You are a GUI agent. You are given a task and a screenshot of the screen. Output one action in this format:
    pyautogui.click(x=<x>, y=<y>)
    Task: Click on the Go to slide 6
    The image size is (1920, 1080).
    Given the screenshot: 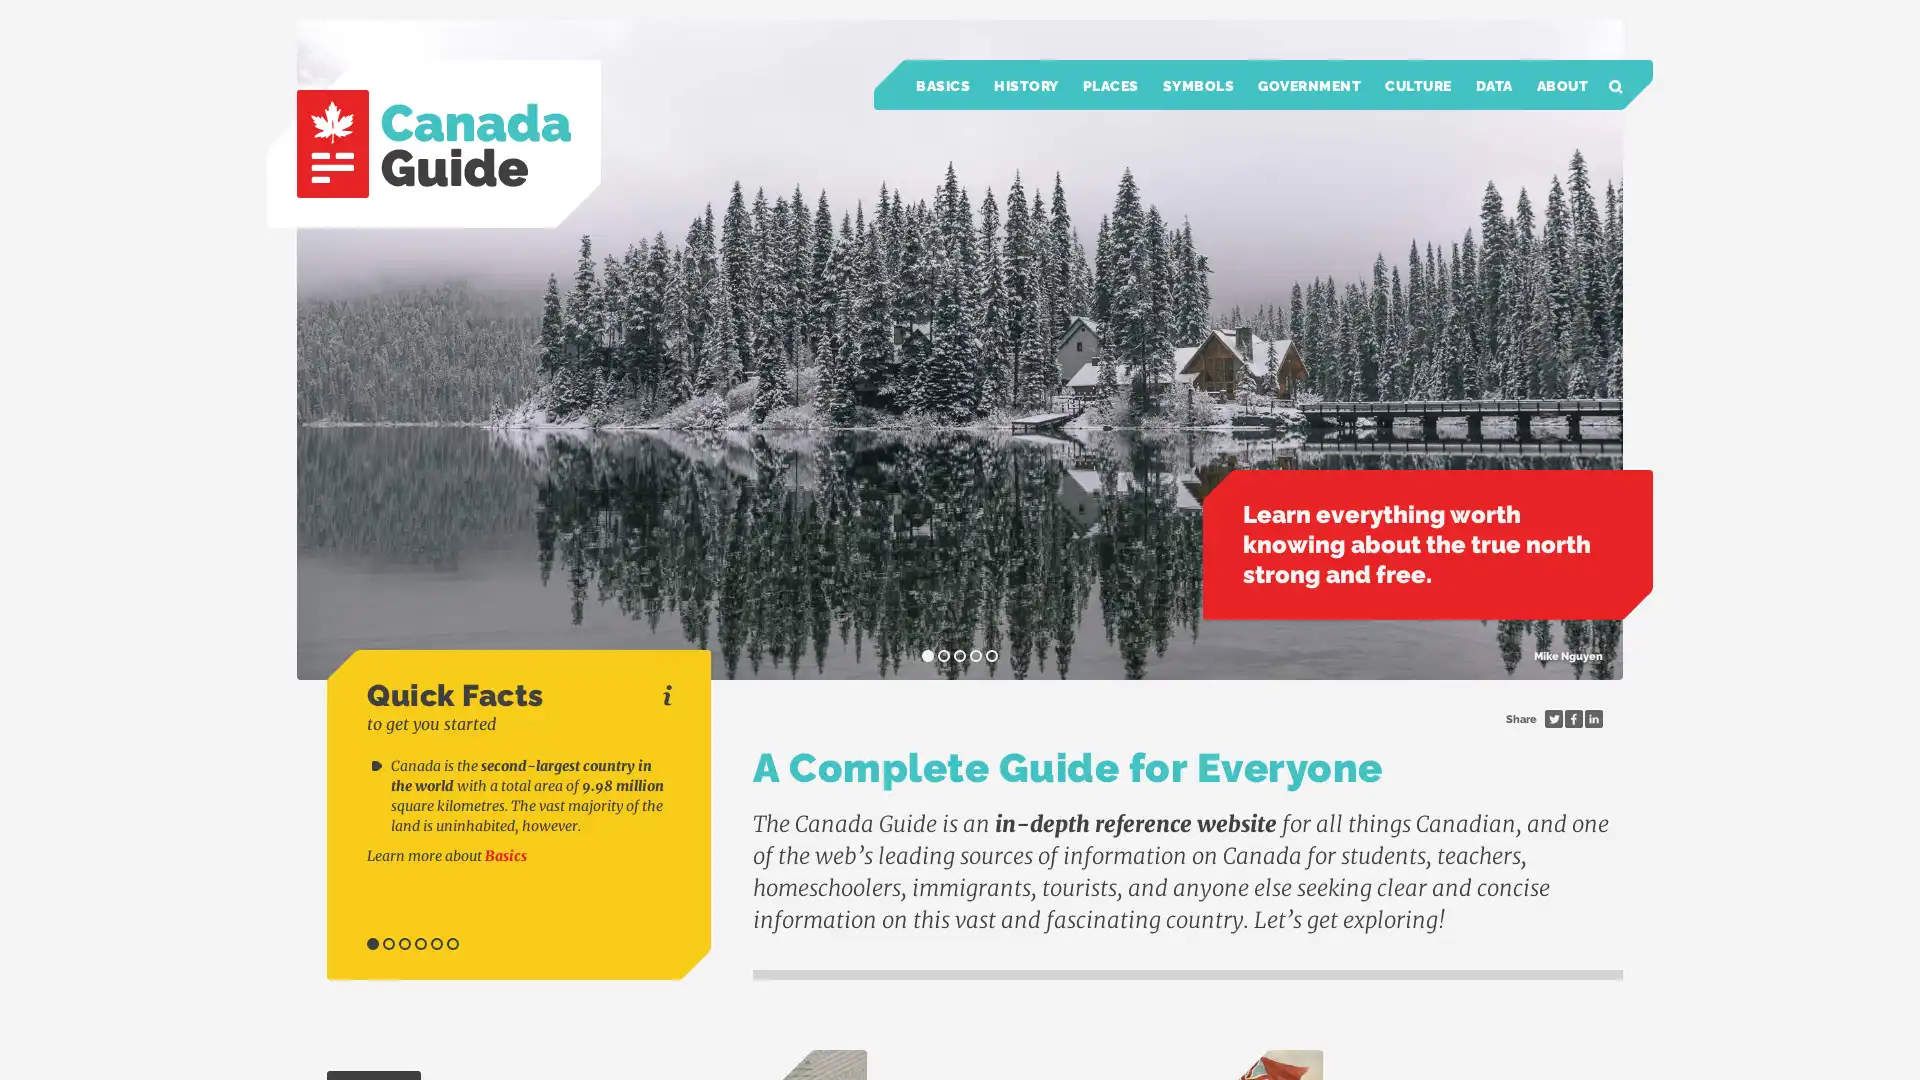 What is the action you would take?
    pyautogui.click(x=451, y=944)
    